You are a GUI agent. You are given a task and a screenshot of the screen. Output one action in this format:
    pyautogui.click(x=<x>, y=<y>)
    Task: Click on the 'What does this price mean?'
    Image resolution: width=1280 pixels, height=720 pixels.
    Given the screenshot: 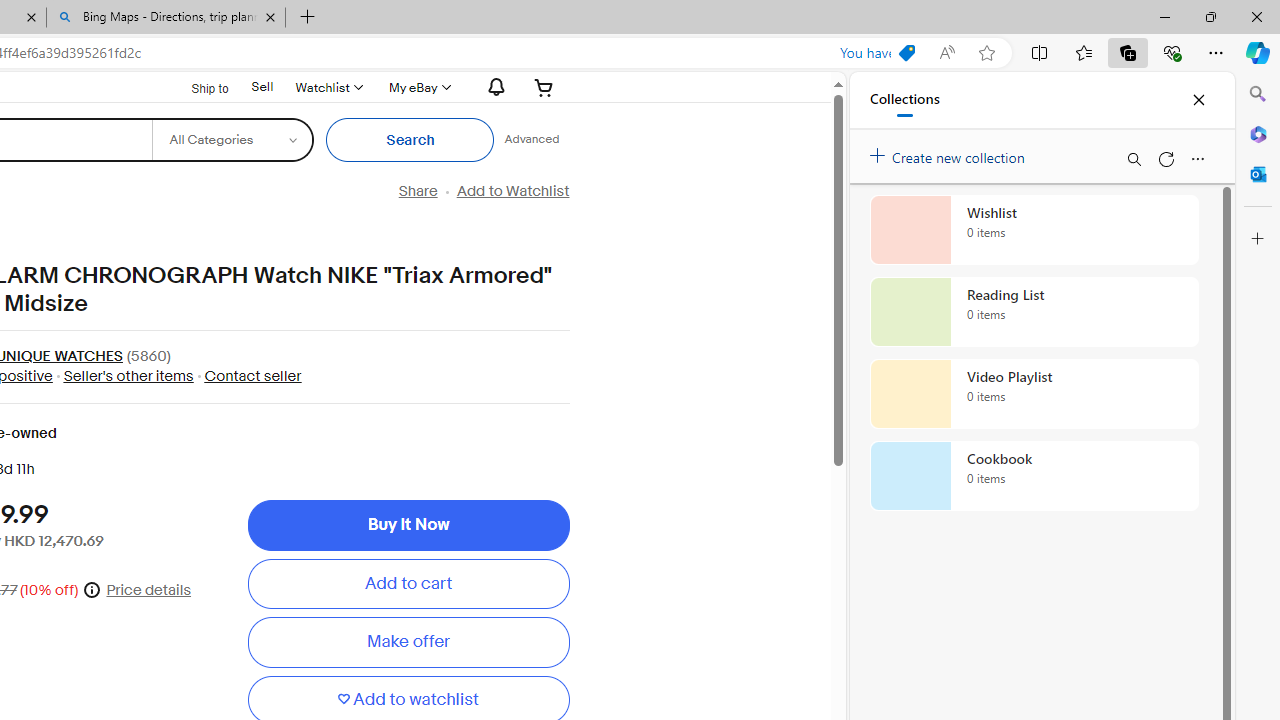 What is the action you would take?
    pyautogui.click(x=91, y=588)
    